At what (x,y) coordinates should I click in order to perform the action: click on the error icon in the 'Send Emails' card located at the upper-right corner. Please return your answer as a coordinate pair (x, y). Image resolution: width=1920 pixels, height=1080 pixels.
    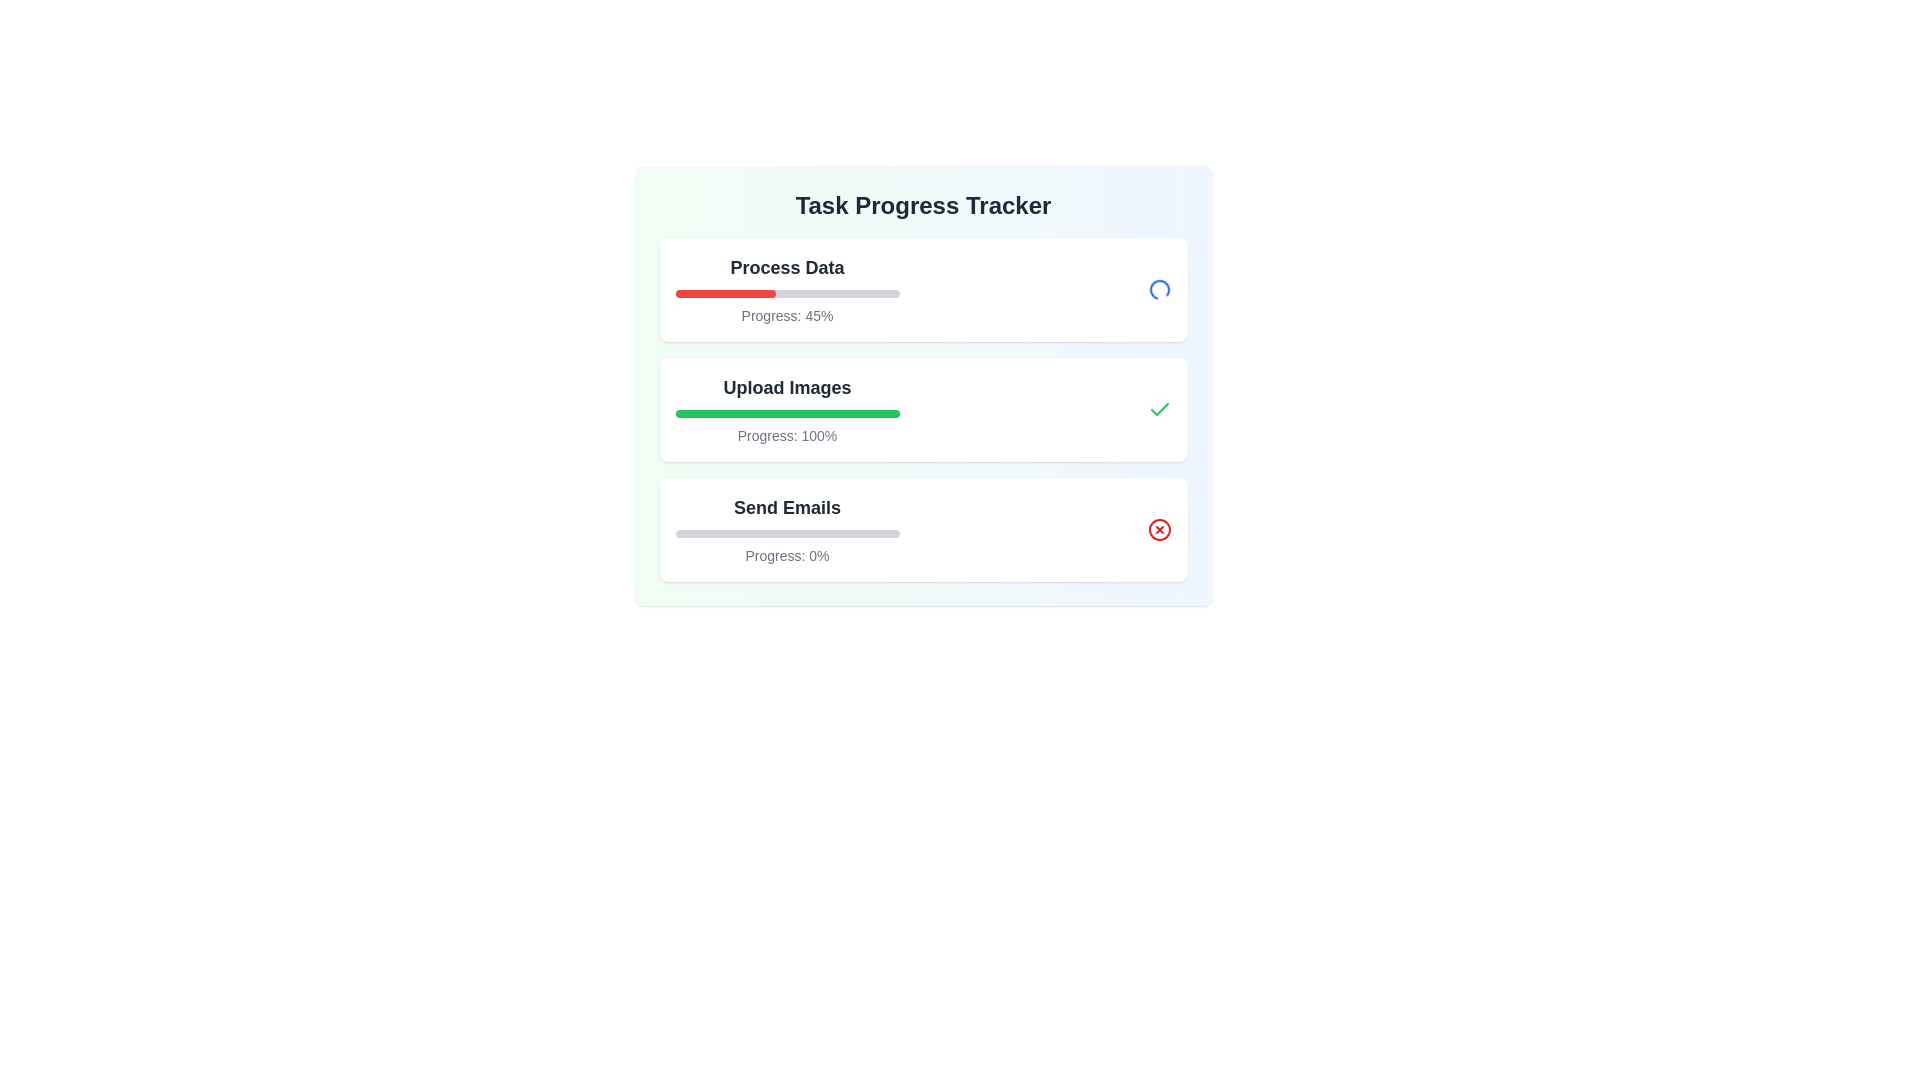
    Looking at the image, I should click on (1159, 528).